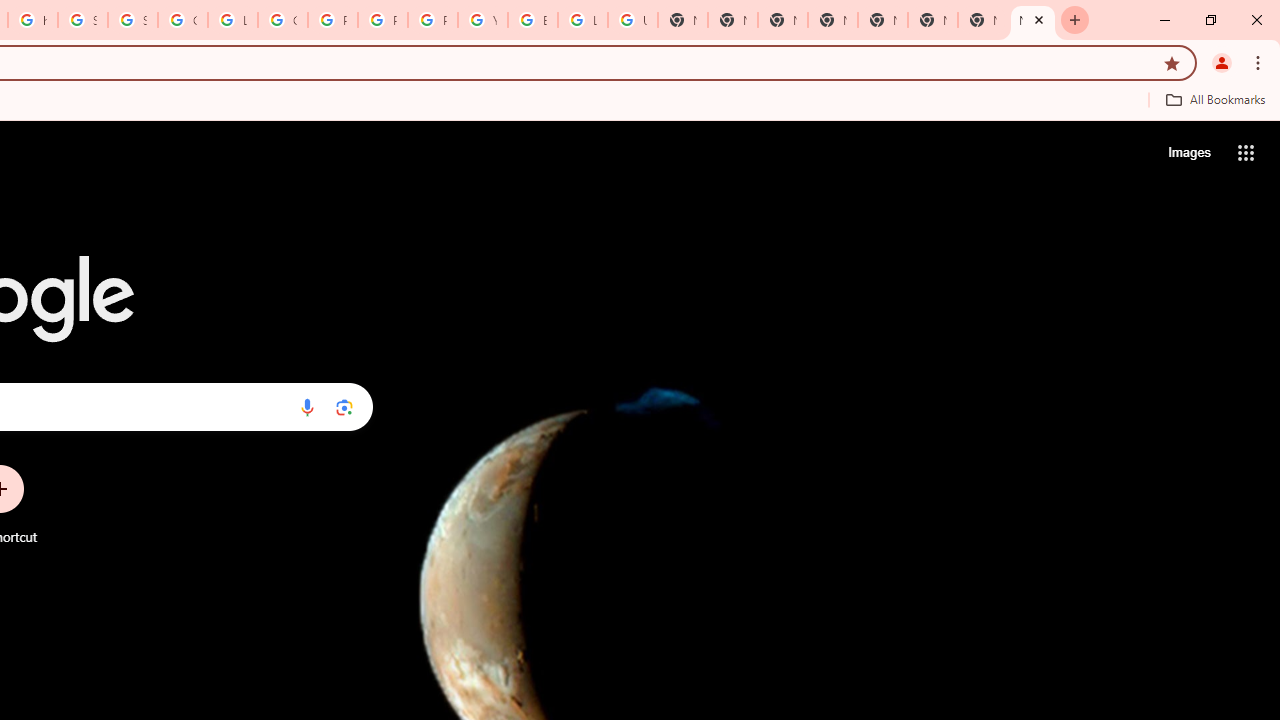 The height and width of the screenshot is (720, 1280). What do you see at coordinates (344, 406) in the screenshot?
I see `'Search by image'` at bounding box center [344, 406].